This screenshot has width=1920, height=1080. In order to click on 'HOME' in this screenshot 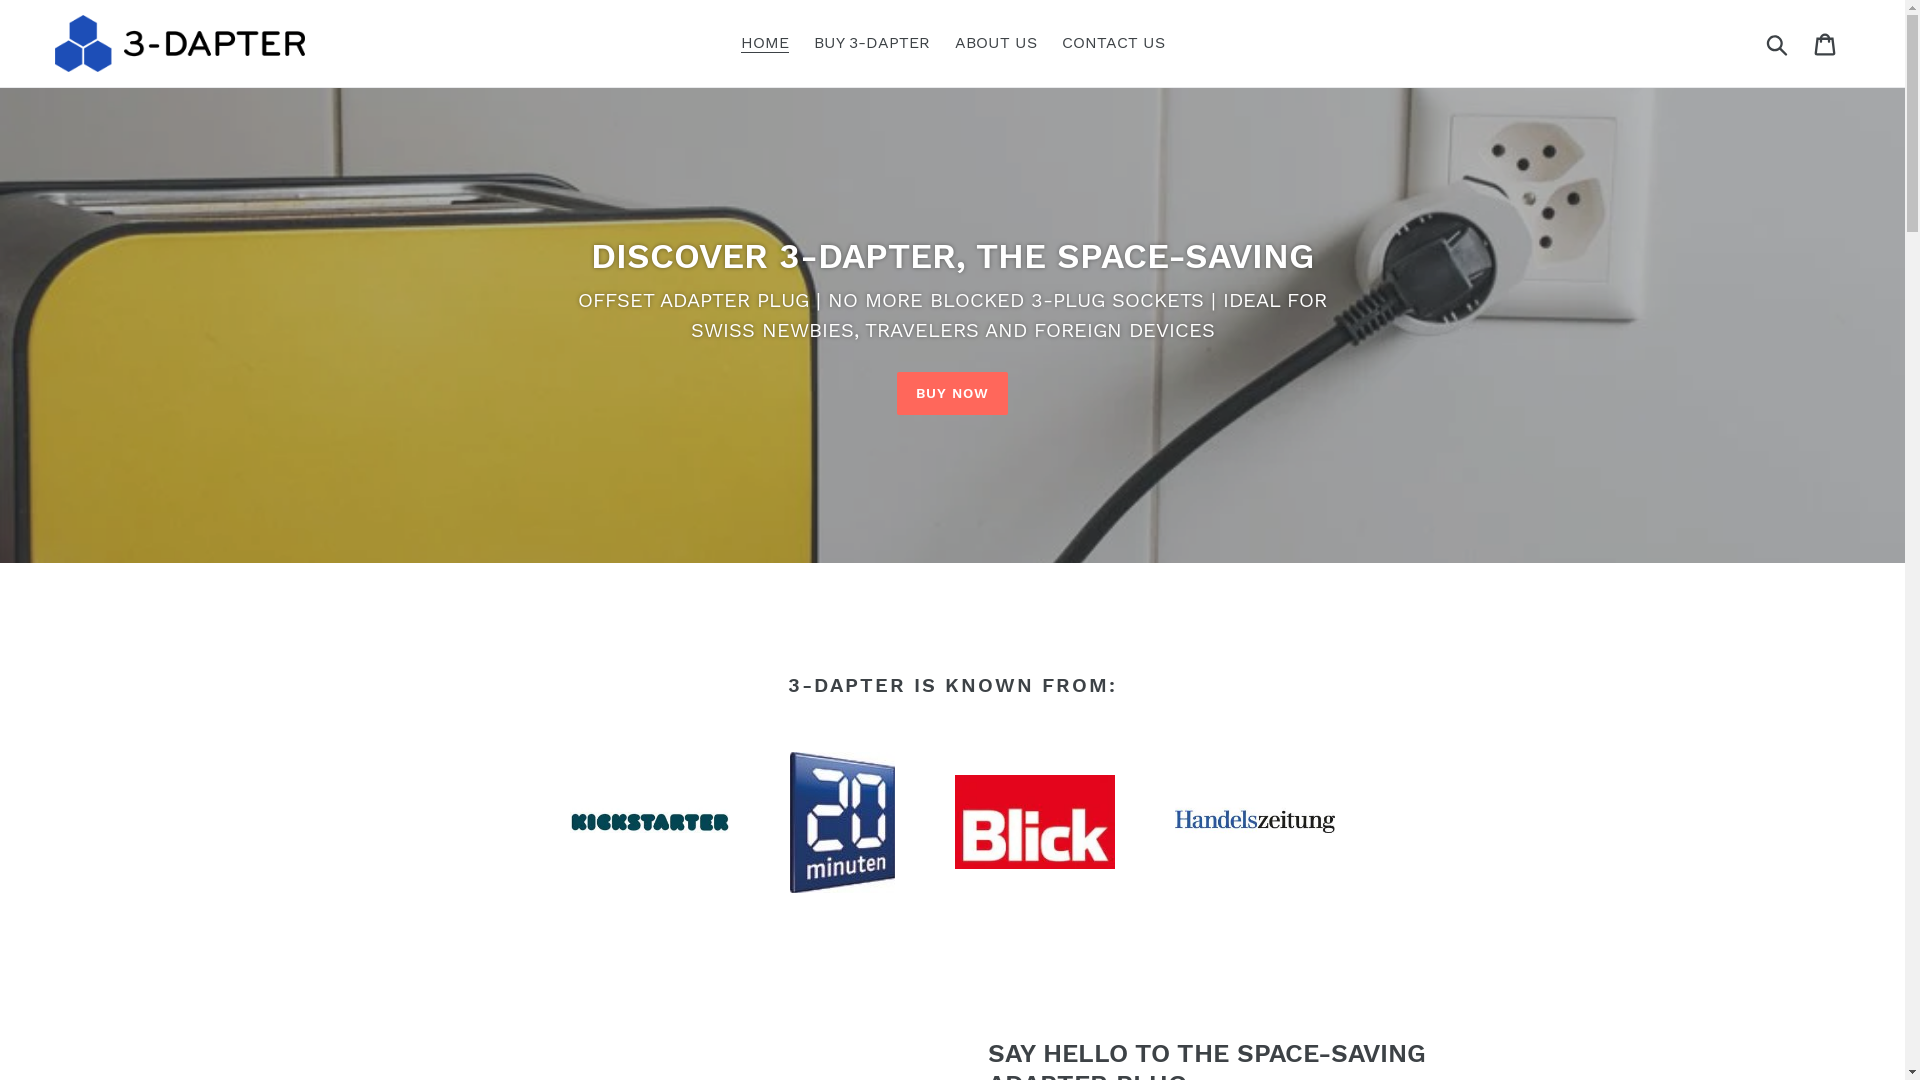, I will do `click(762, 42)`.